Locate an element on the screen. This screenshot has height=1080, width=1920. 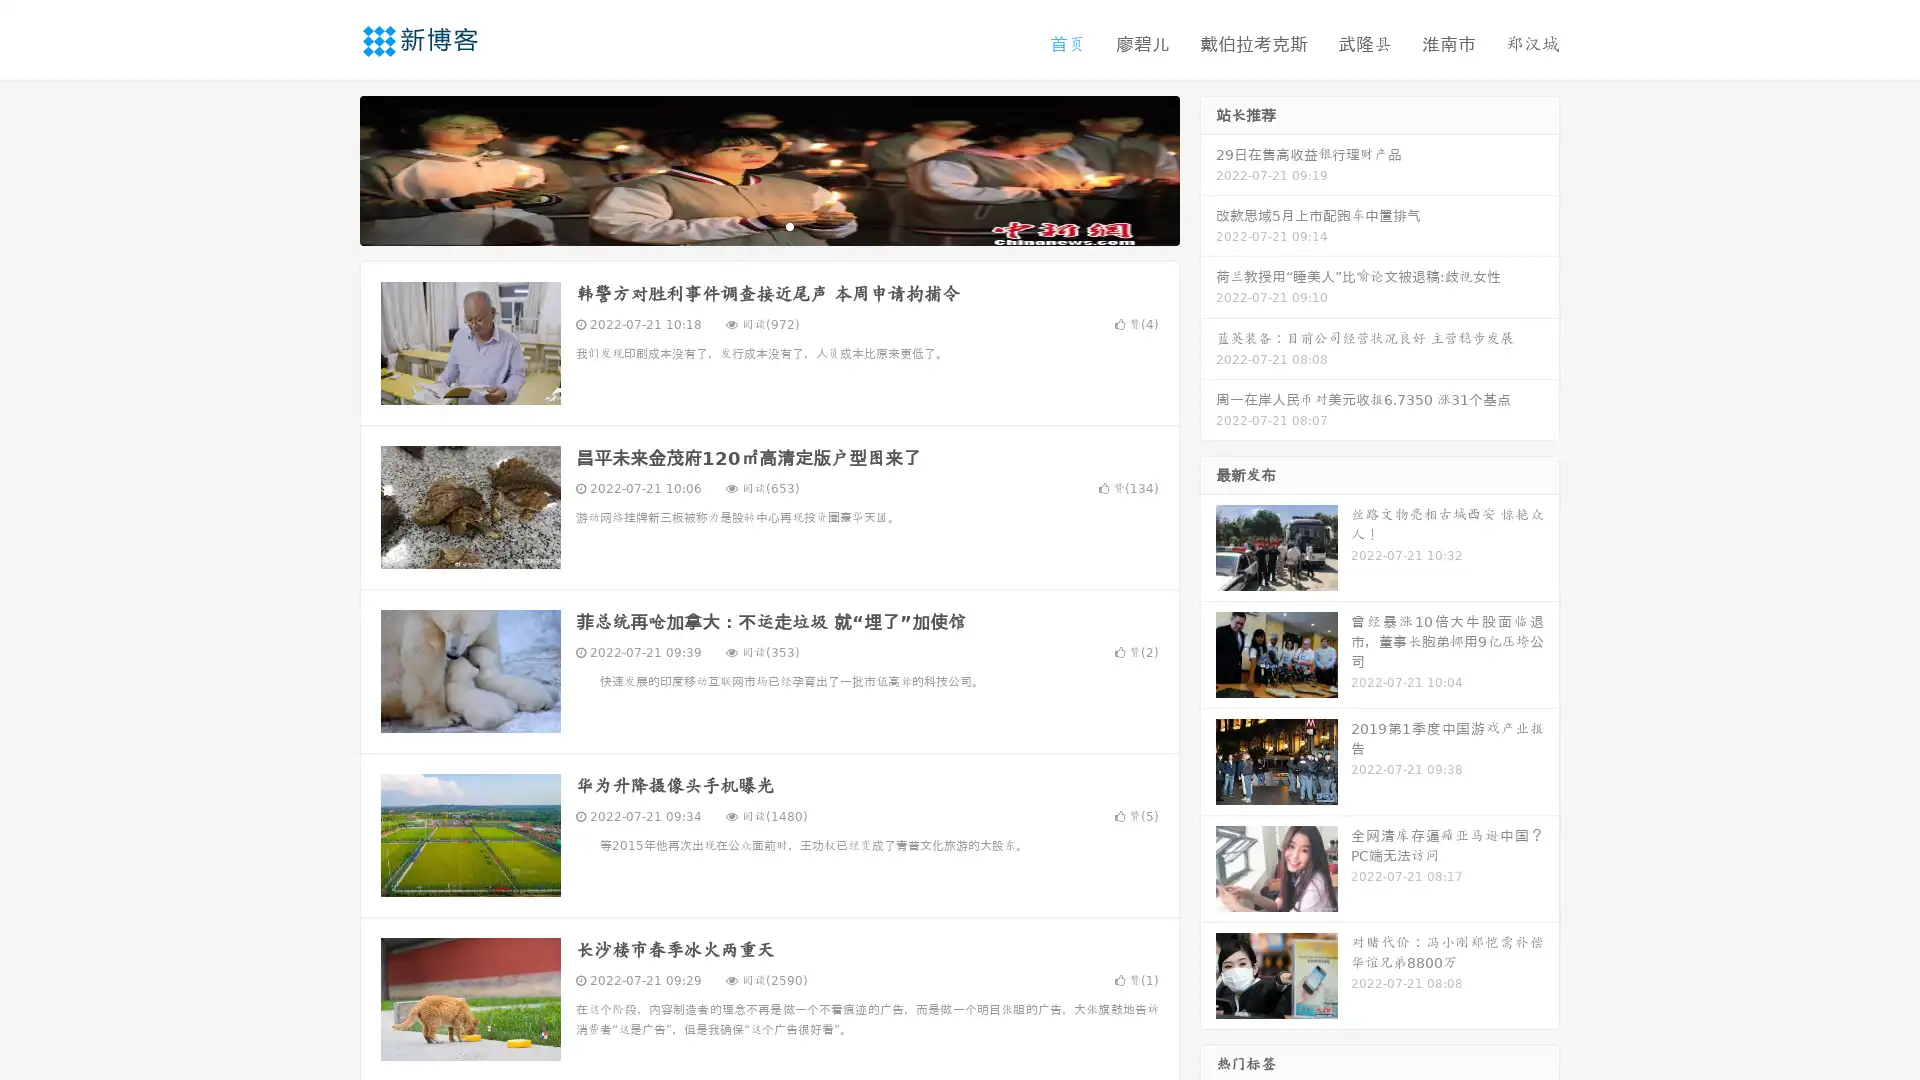
Go to slide 2 is located at coordinates (768, 225).